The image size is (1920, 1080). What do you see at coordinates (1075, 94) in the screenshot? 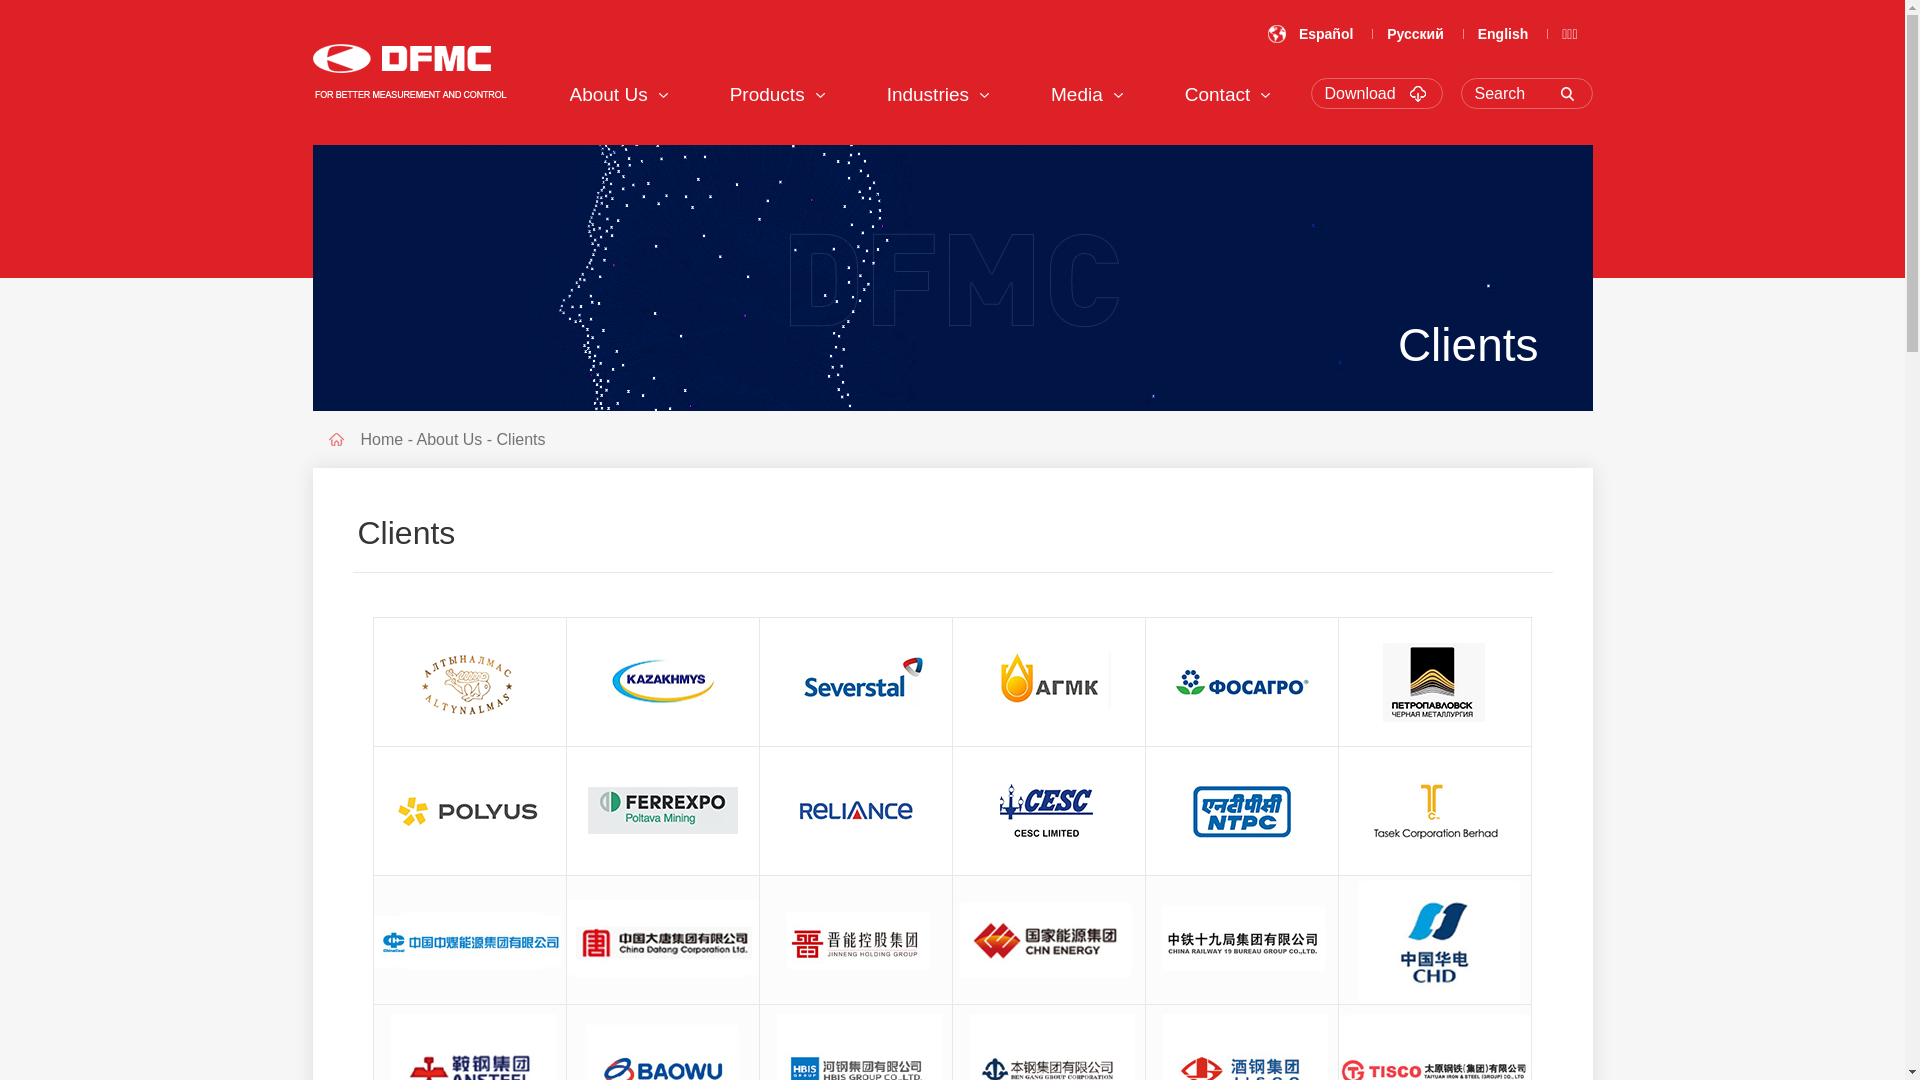
I see `'Media'` at bounding box center [1075, 94].